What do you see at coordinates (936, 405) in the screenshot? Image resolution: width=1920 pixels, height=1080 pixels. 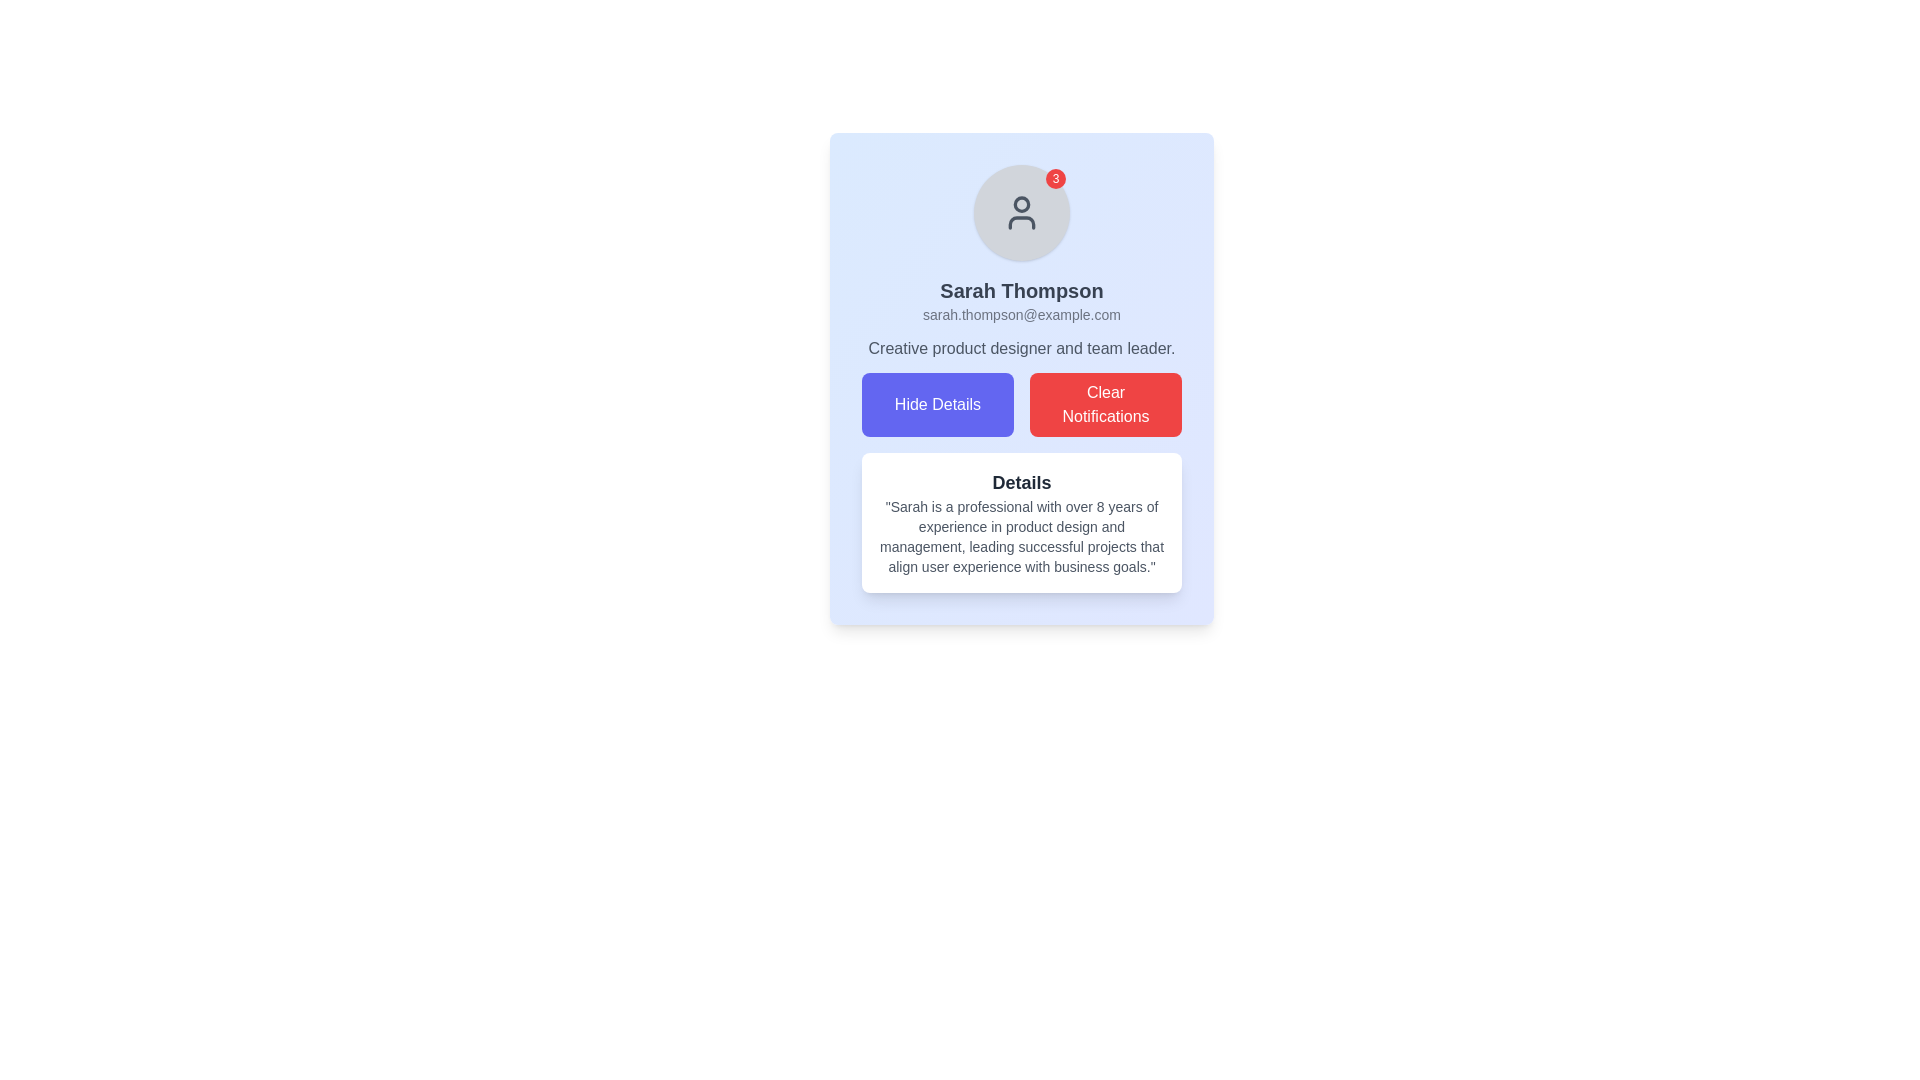 I see `the blue rectangular button labeled 'Hide Details' to change its color` at bounding box center [936, 405].